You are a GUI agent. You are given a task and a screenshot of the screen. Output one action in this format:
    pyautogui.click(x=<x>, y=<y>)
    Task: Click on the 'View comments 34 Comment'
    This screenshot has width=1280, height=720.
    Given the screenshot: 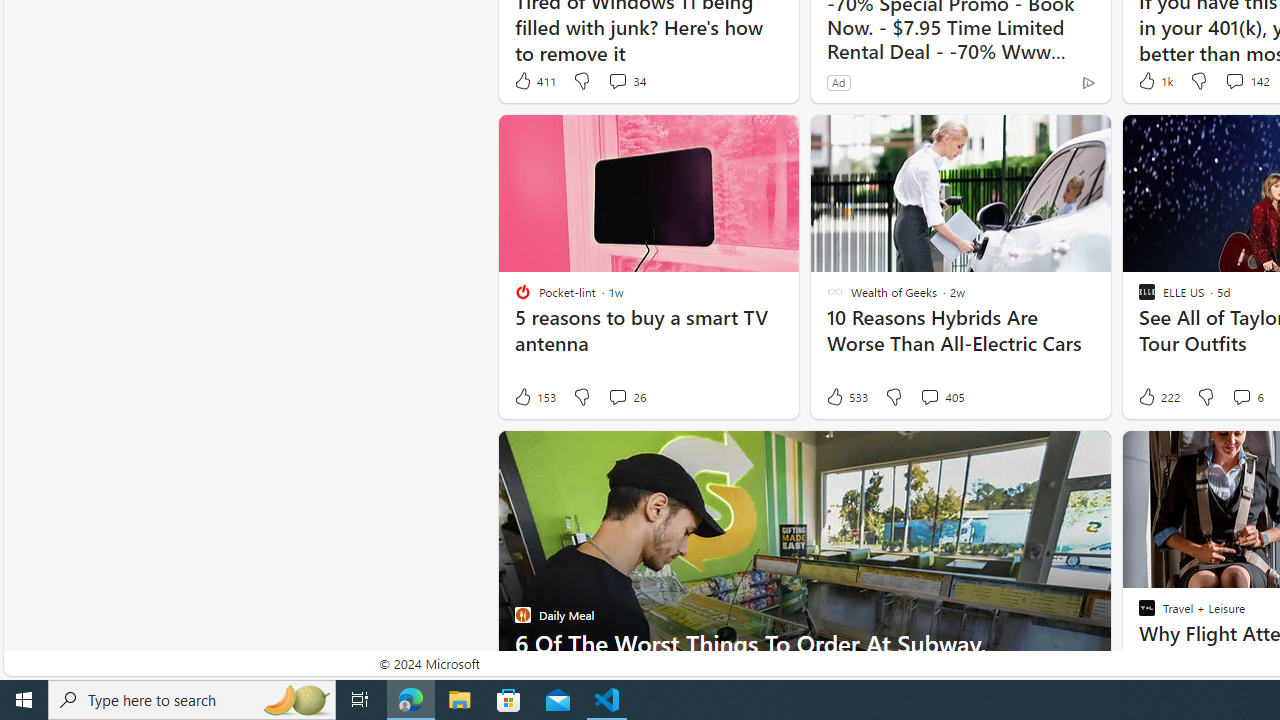 What is the action you would take?
    pyautogui.click(x=625, y=80)
    